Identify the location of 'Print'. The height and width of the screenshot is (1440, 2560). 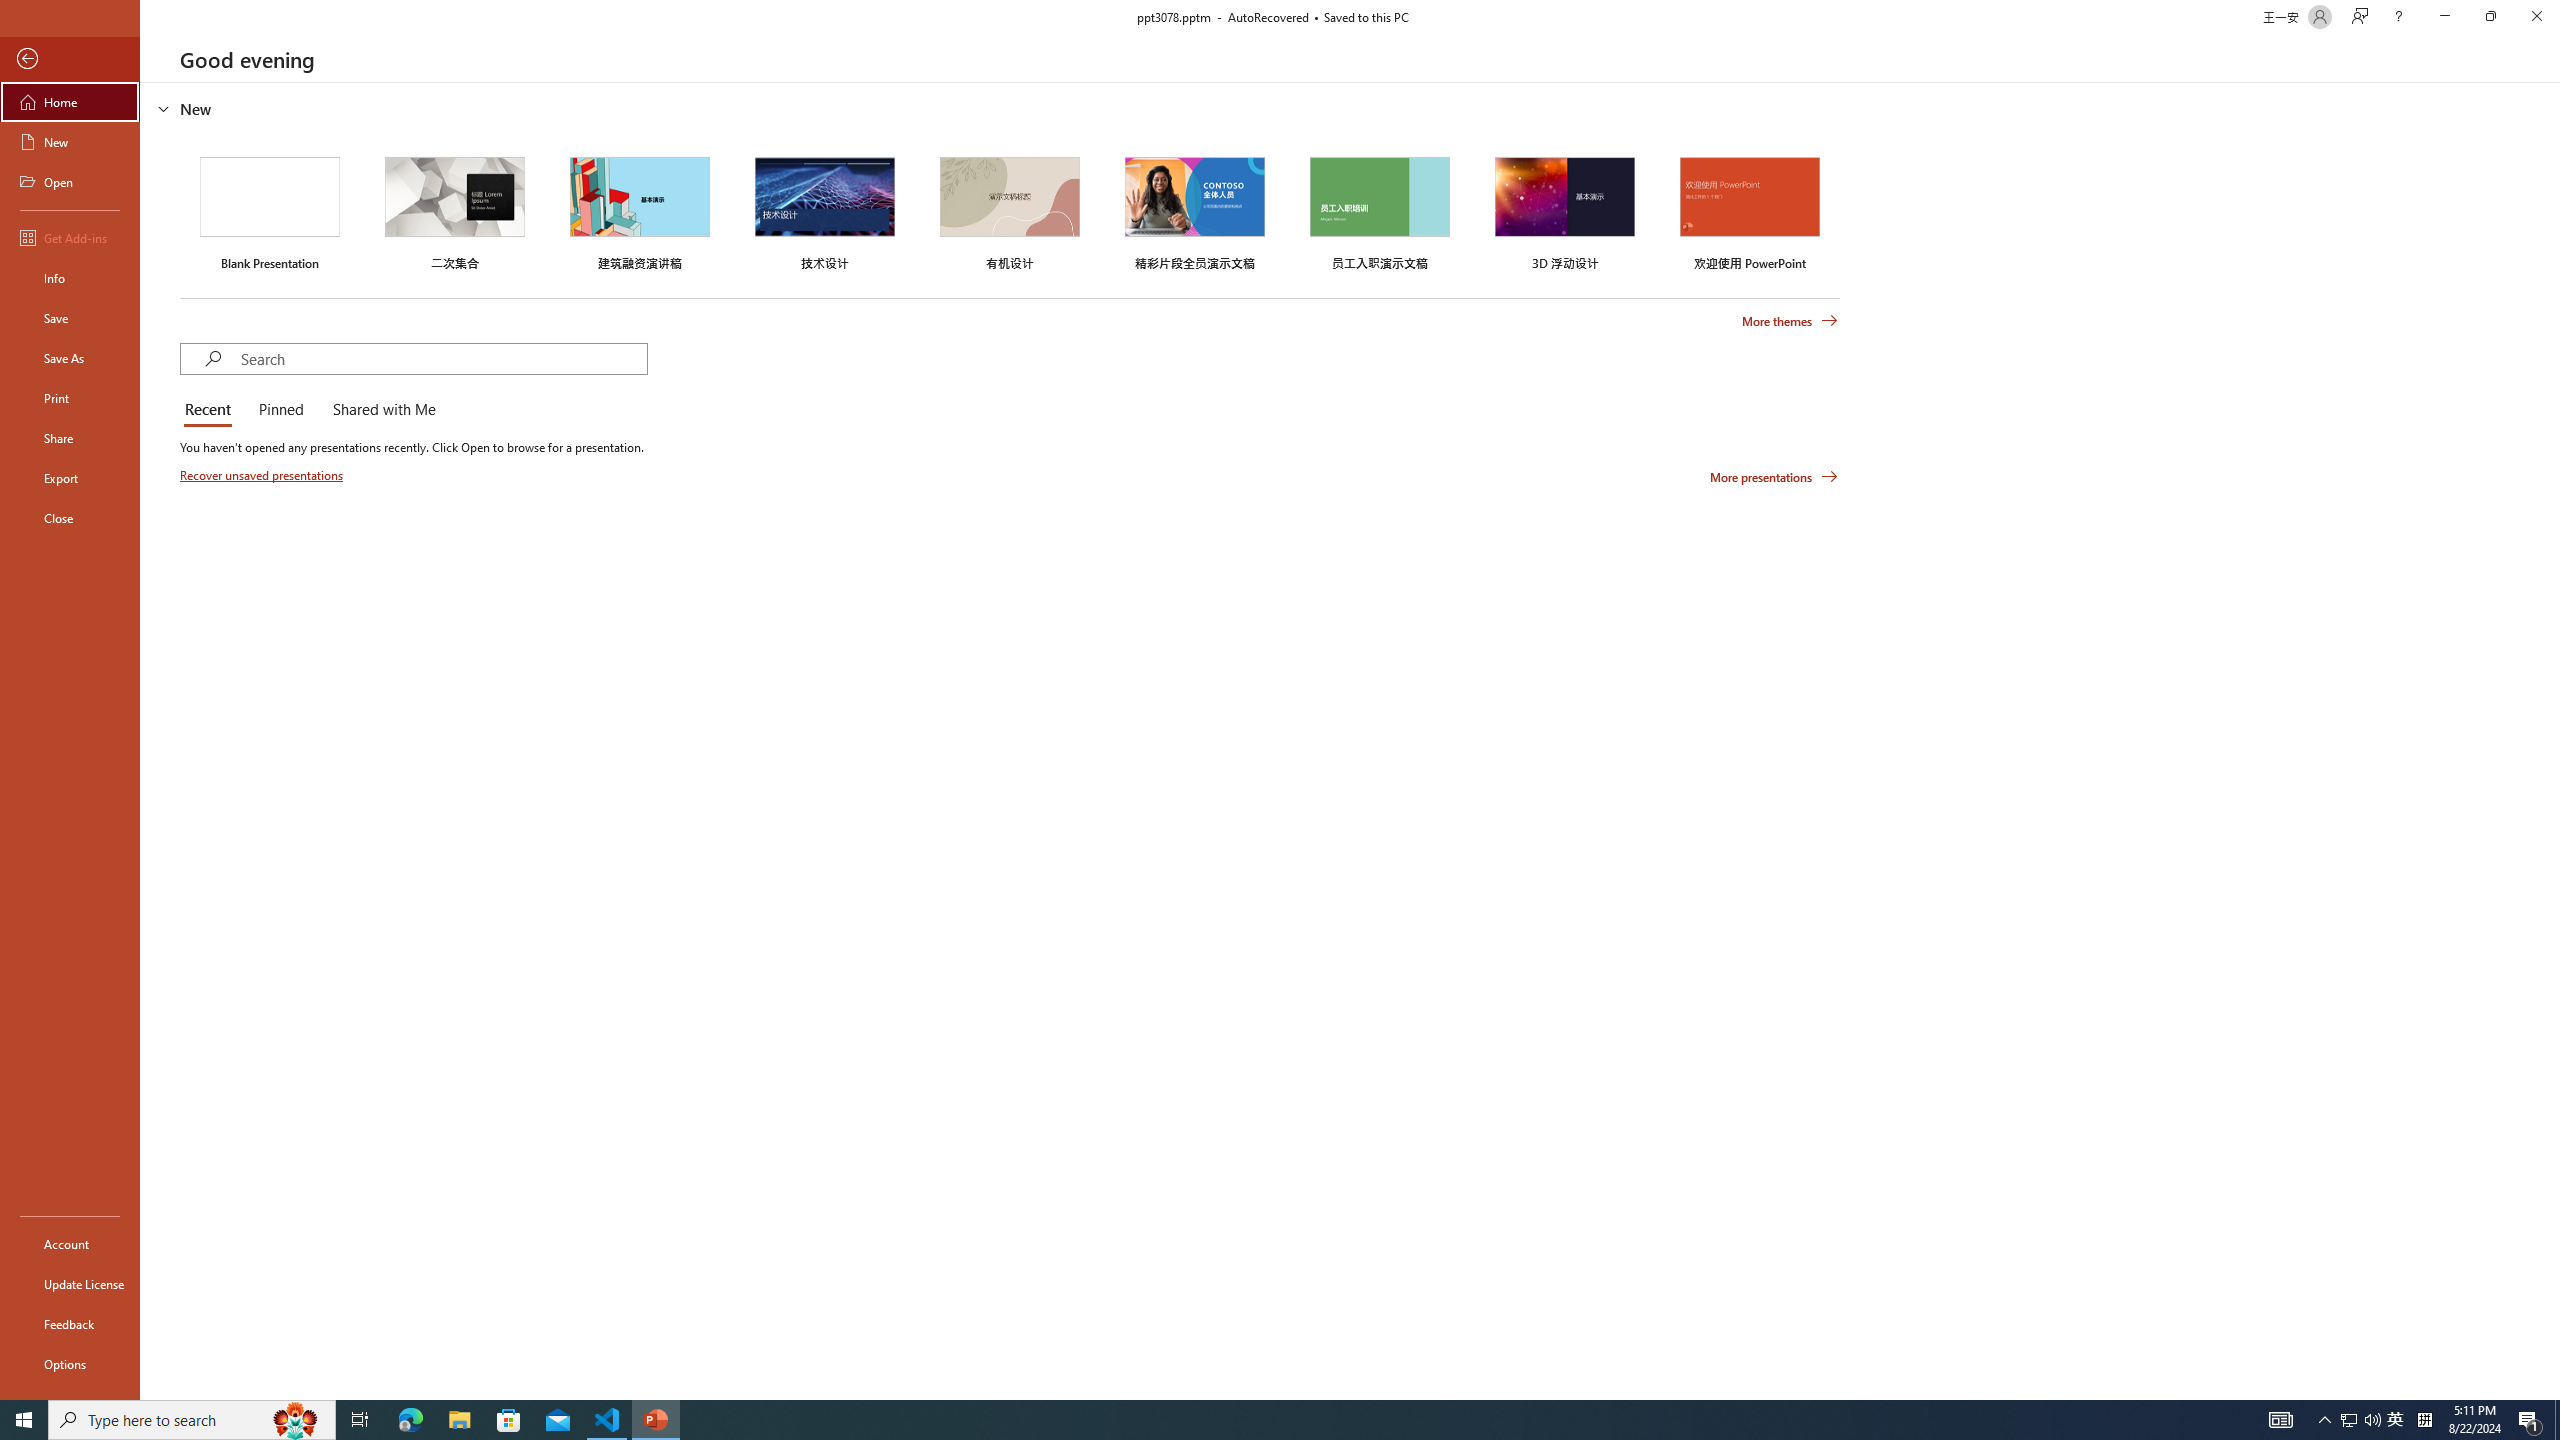
(69, 397).